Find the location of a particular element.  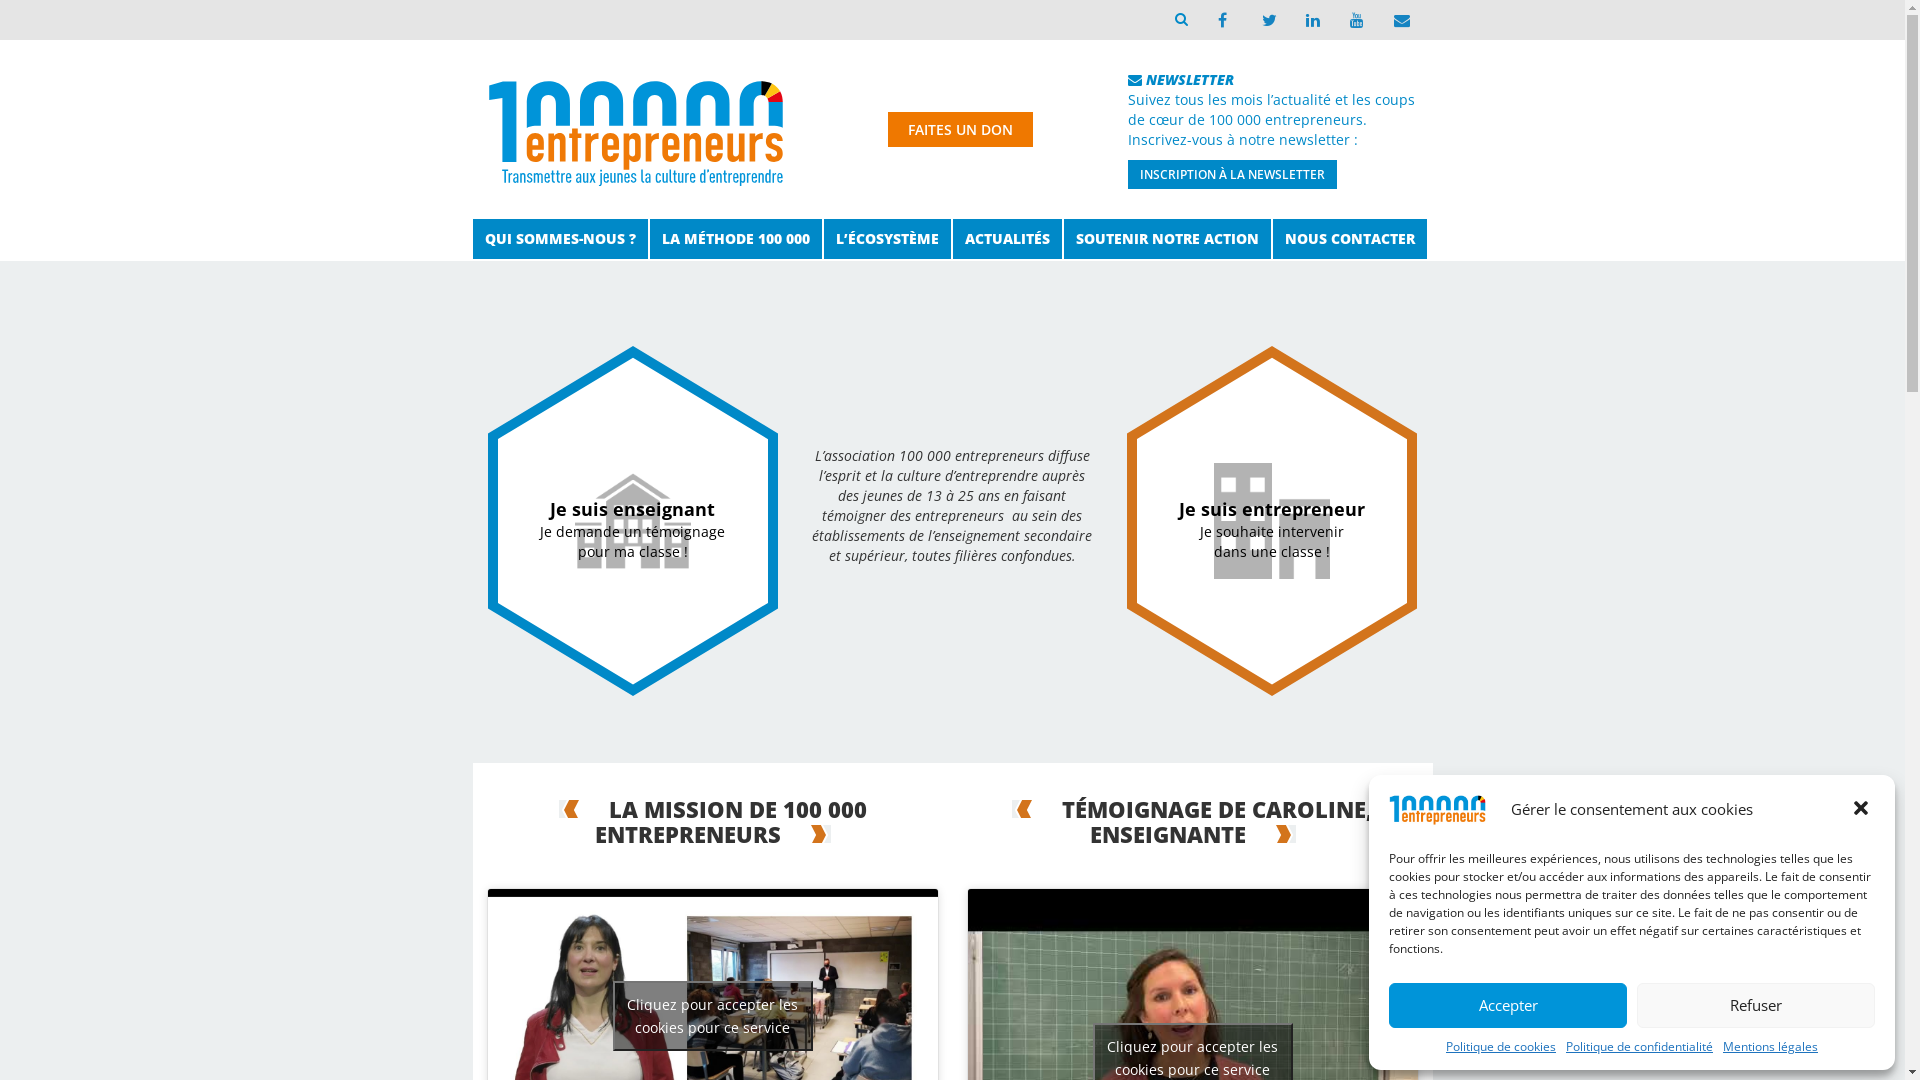

'Twitter' is located at coordinates (1265, 19).